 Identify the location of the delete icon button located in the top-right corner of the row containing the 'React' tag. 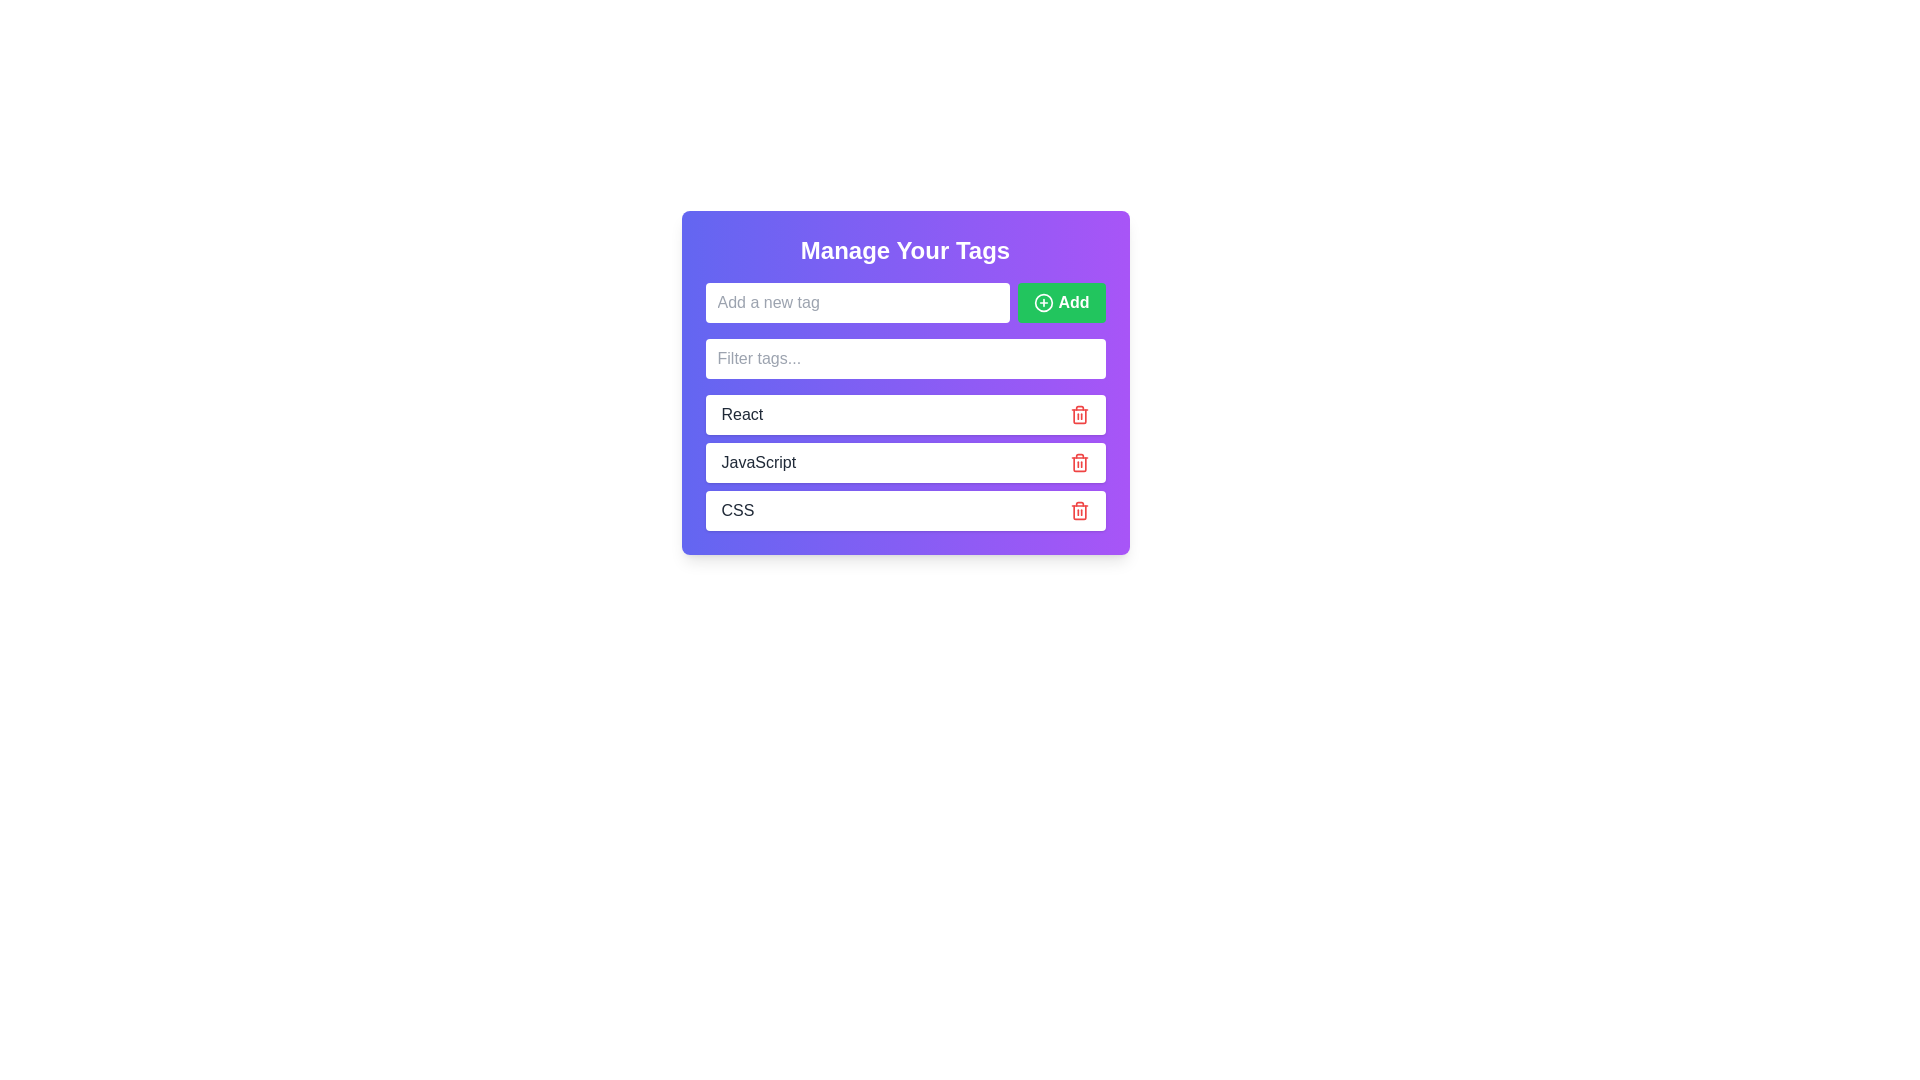
(1078, 414).